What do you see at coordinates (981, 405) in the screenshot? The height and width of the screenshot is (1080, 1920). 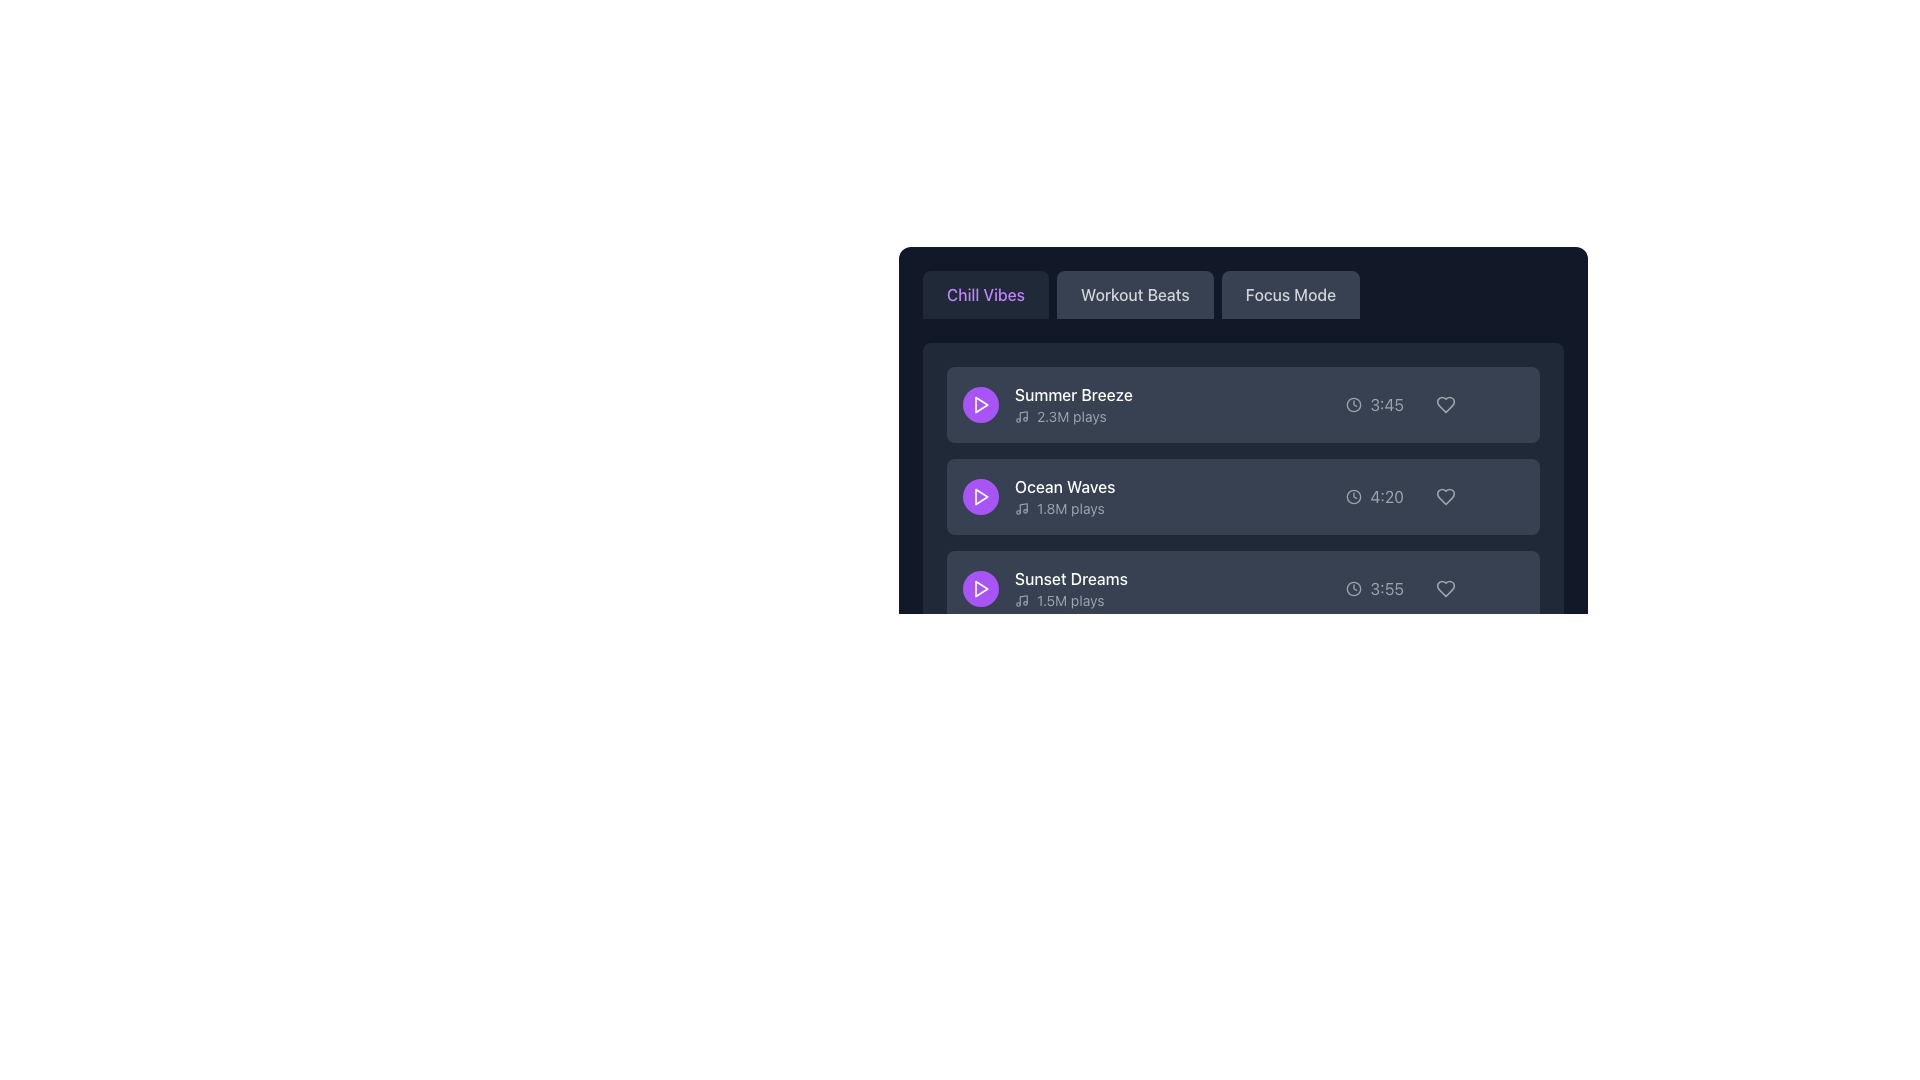 I see `the triangular play icon with a purple background and white outline located beside the track title 'Summer Breeze' to play the associated track` at bounding box center [981, 405].